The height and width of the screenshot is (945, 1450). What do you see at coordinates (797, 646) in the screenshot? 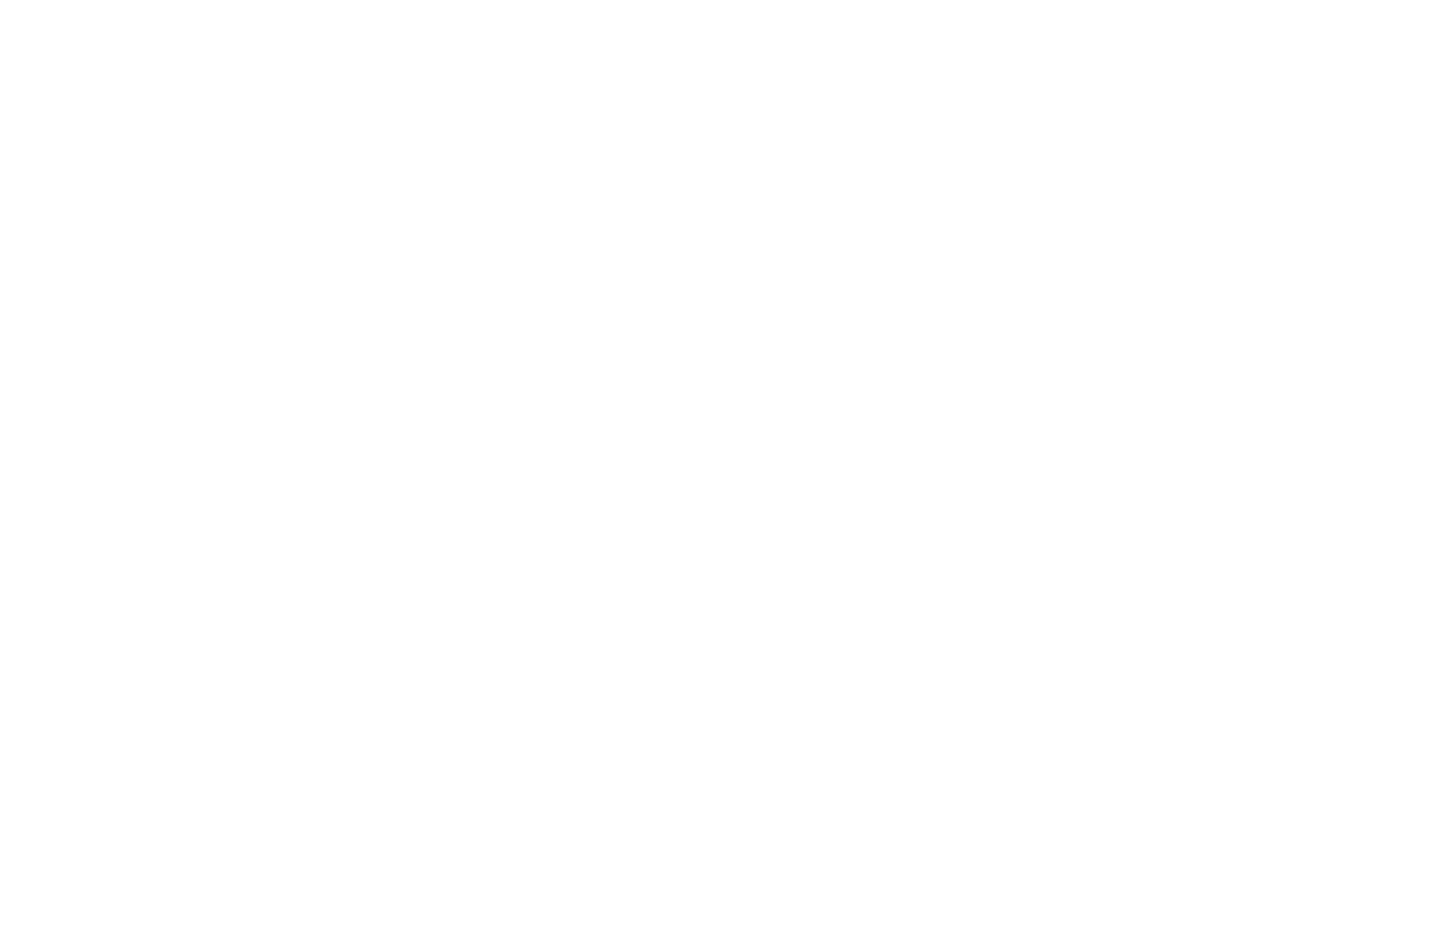
I see `'Algade 38, 3. sal, 9000 Aalborg, Denmark'` at bounding box center [797, 646].